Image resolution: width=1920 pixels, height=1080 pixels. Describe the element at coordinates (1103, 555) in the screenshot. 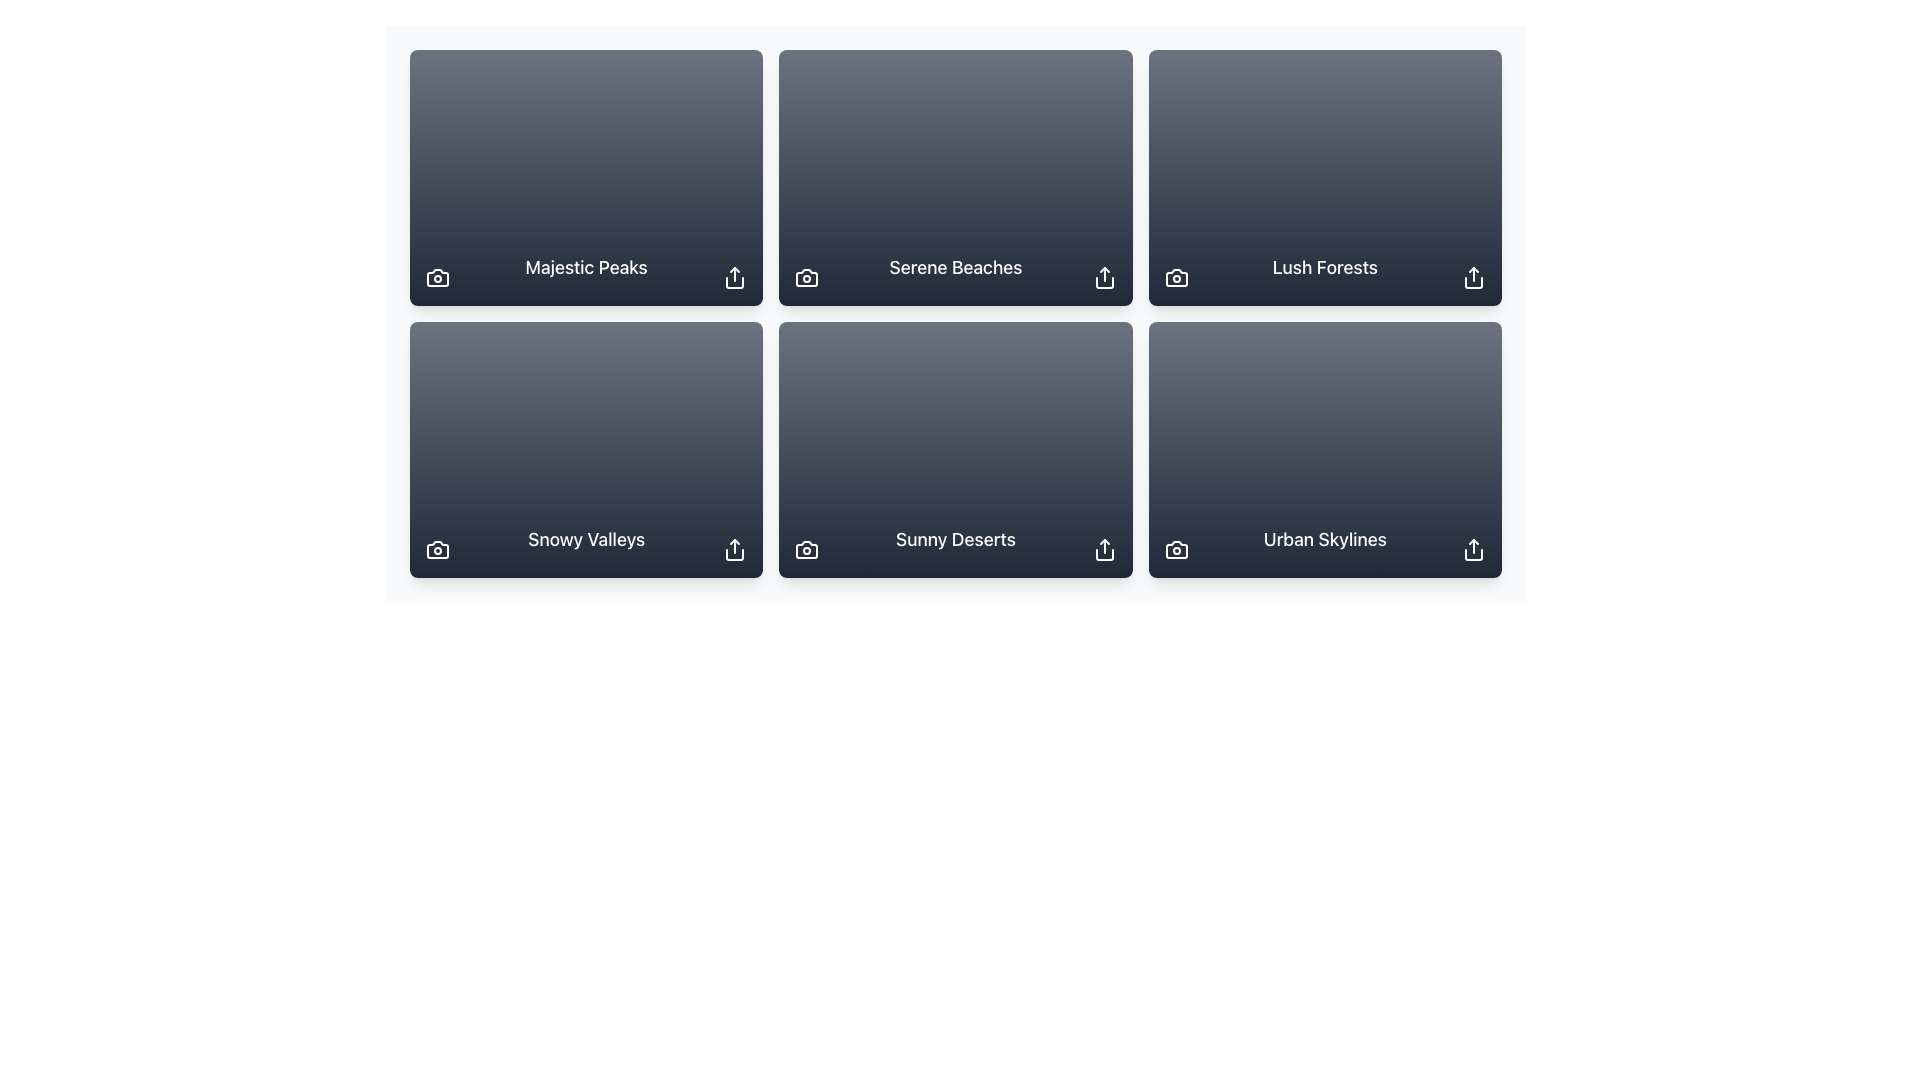

I see `the share icon located at the bottom-right corner of the second row in the grid layout, adjacent to the title 'Sunny Deserts'` at that location.